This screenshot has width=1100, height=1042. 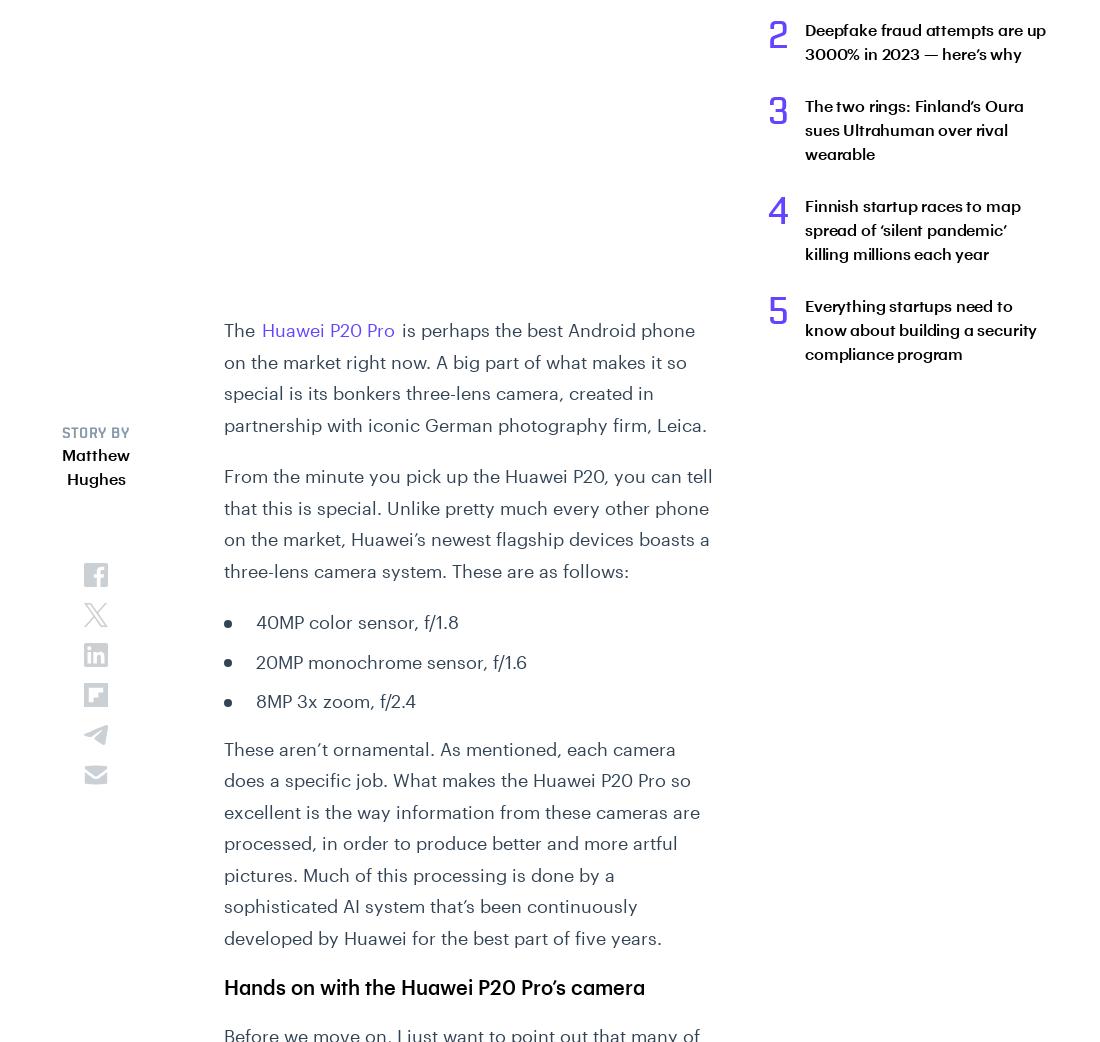 I want to click on '20MP monochrome sensor, f/1.6', so click(x=390, y=661).